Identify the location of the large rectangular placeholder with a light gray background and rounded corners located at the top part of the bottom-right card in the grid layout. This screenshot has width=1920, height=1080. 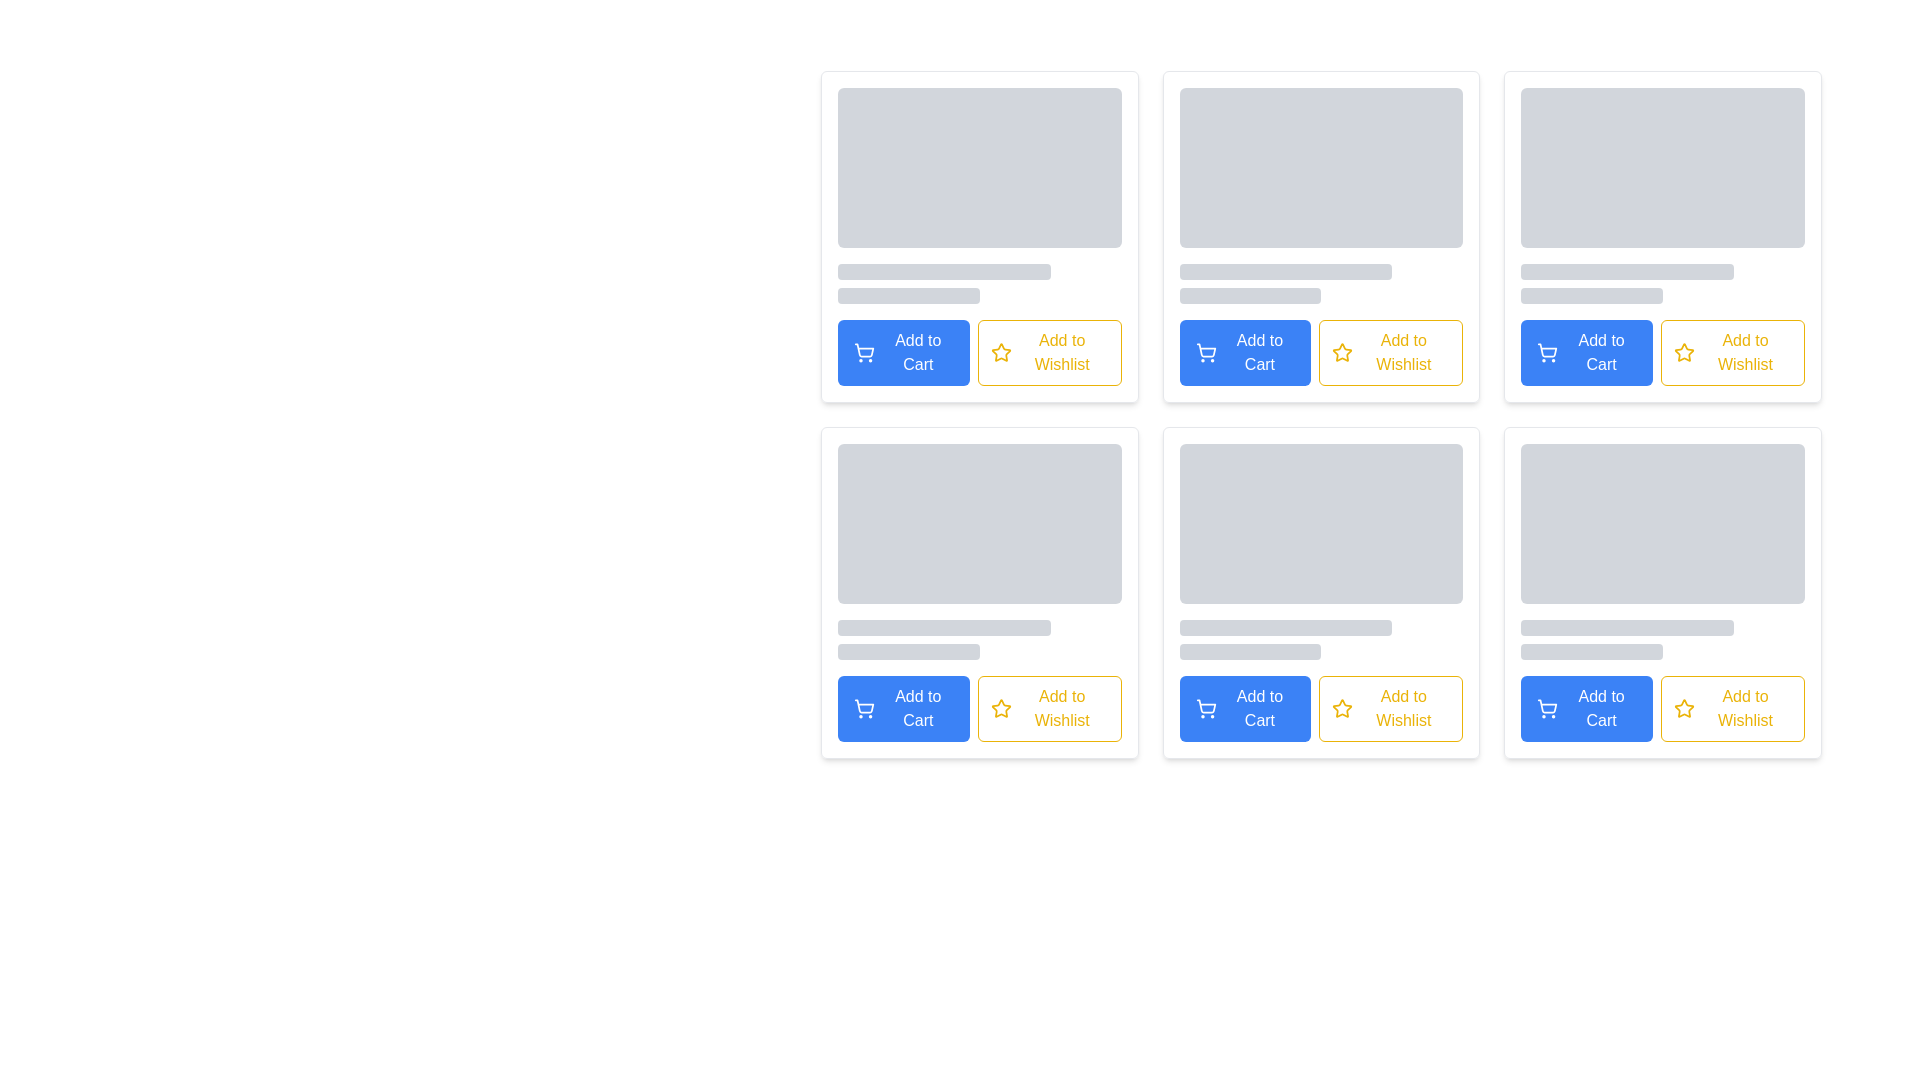
(1663, 551).